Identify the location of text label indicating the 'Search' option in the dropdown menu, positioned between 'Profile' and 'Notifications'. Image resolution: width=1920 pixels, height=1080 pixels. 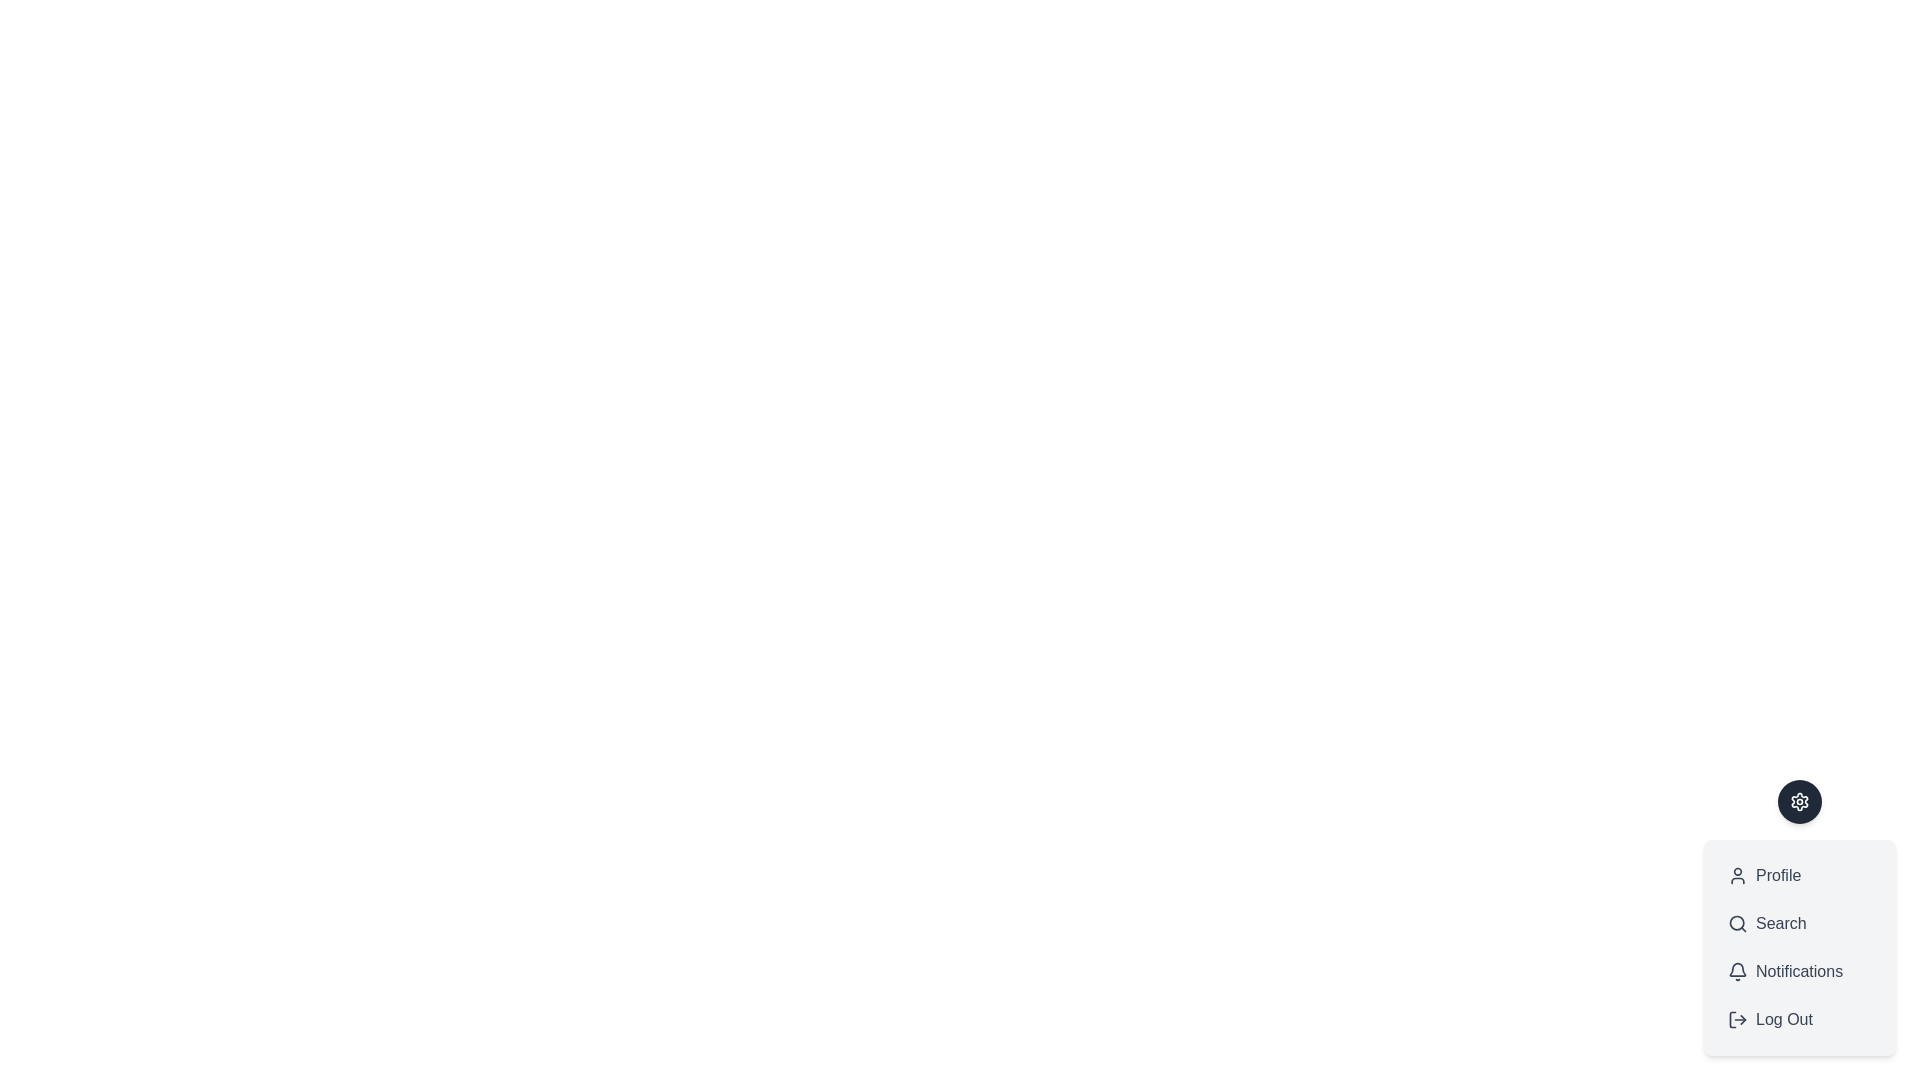
(1781, 924).